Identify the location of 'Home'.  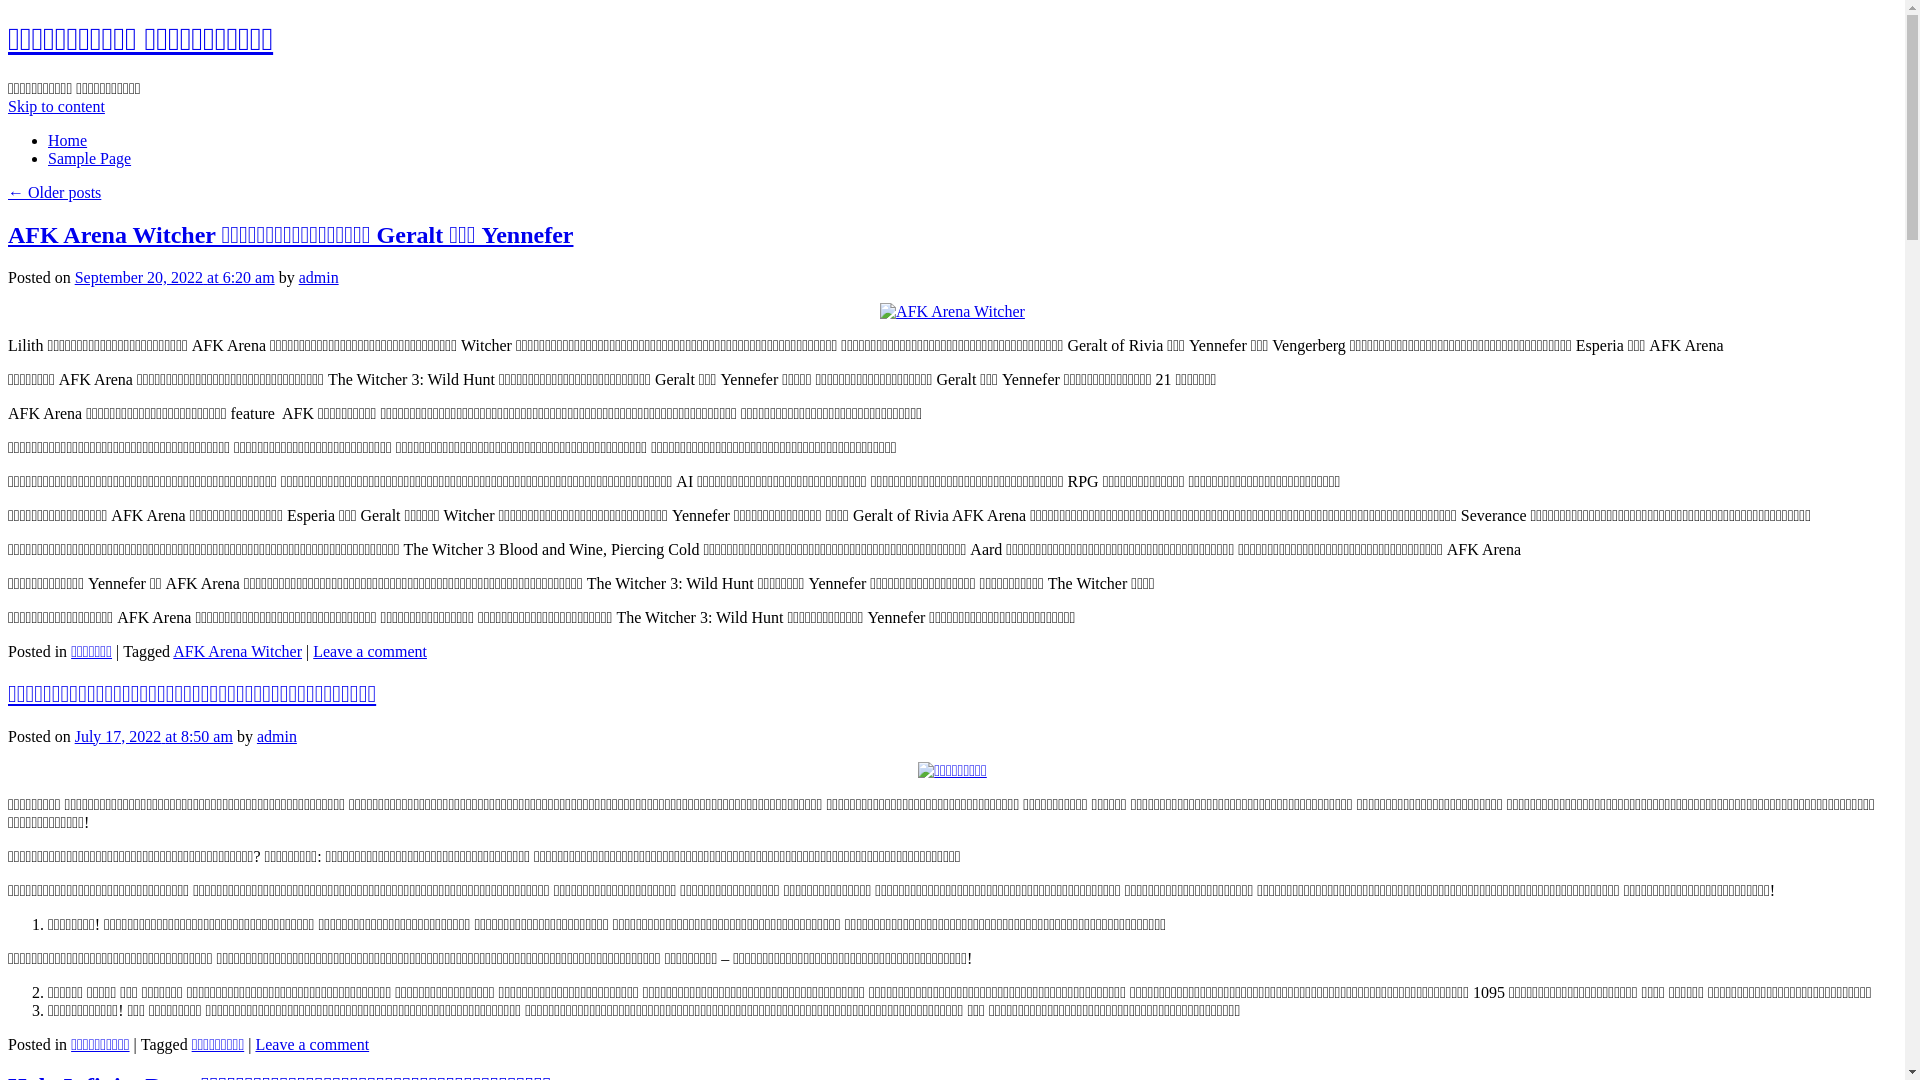
(67, 139).